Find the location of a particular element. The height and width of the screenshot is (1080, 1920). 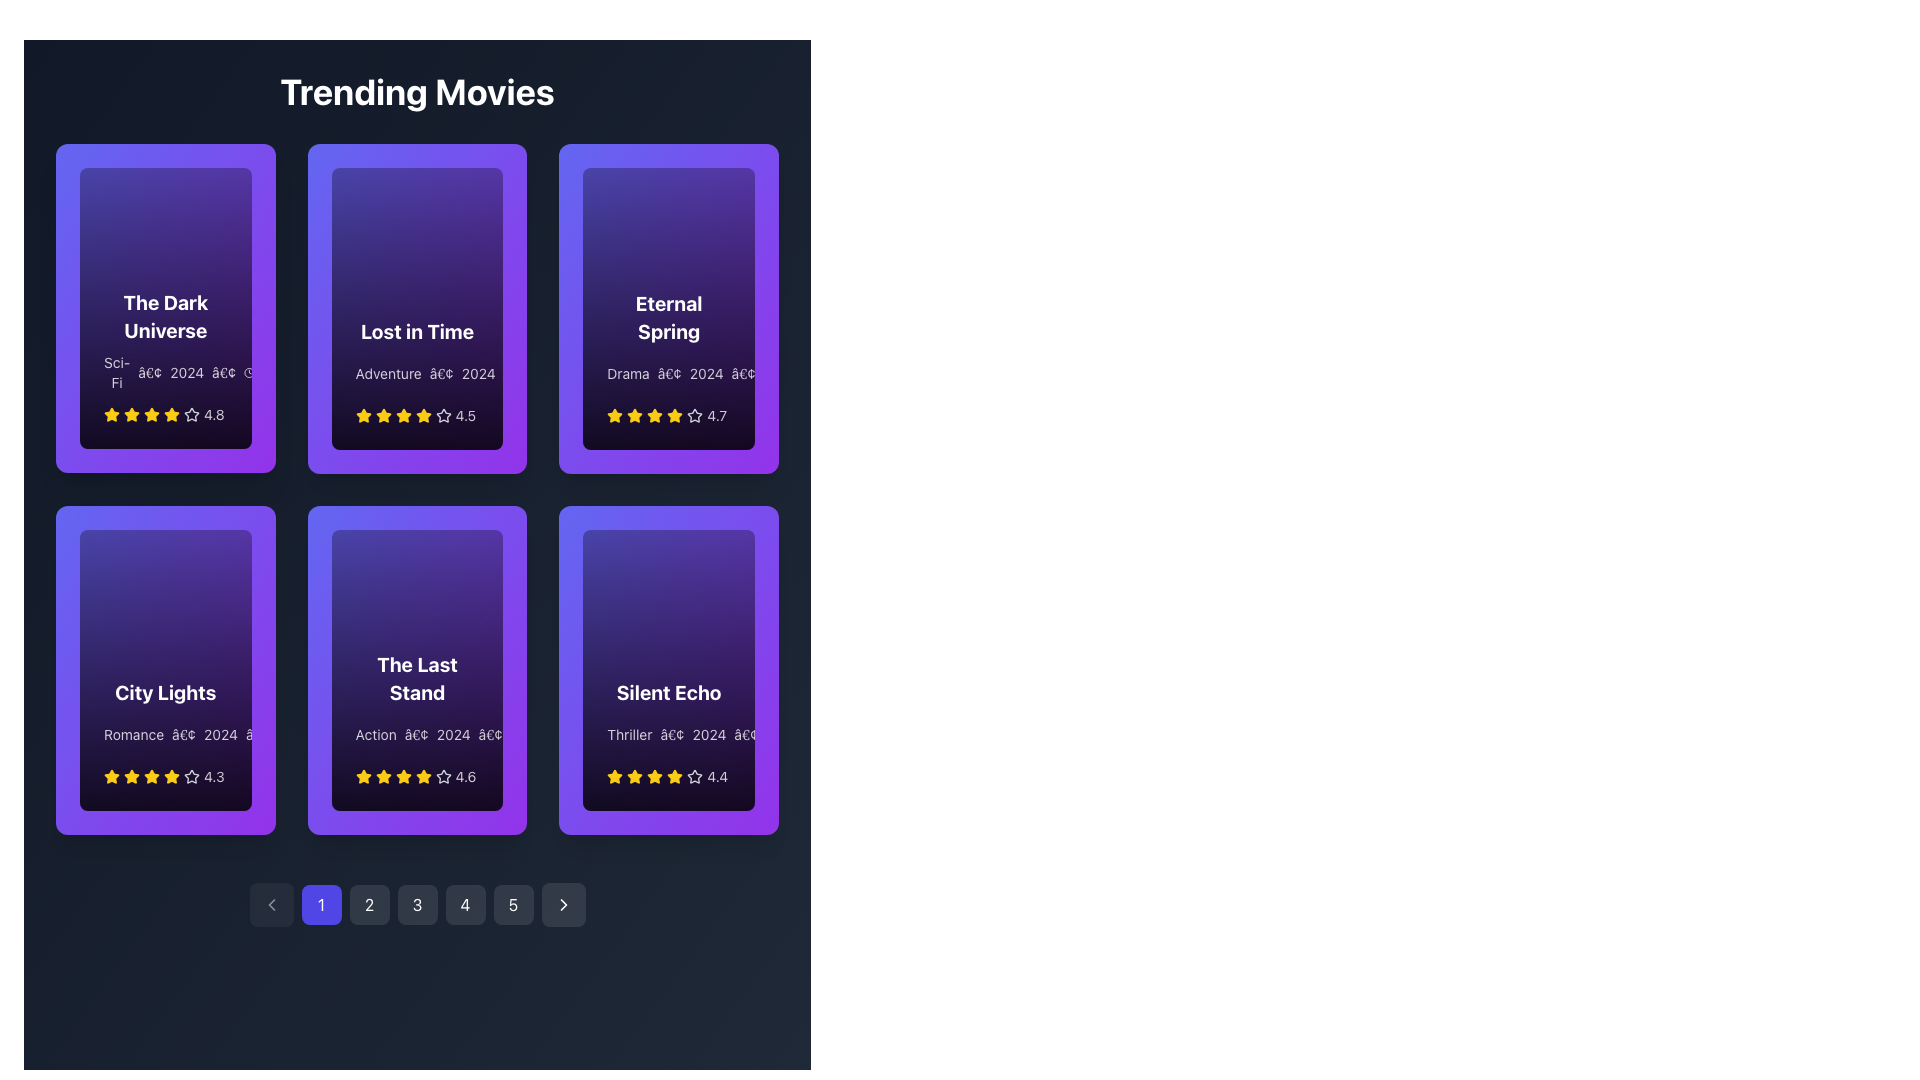

the triangular icon filled with white located in the top-right corner of the 'Silent Echo' card is located at coordinates (744, 547).